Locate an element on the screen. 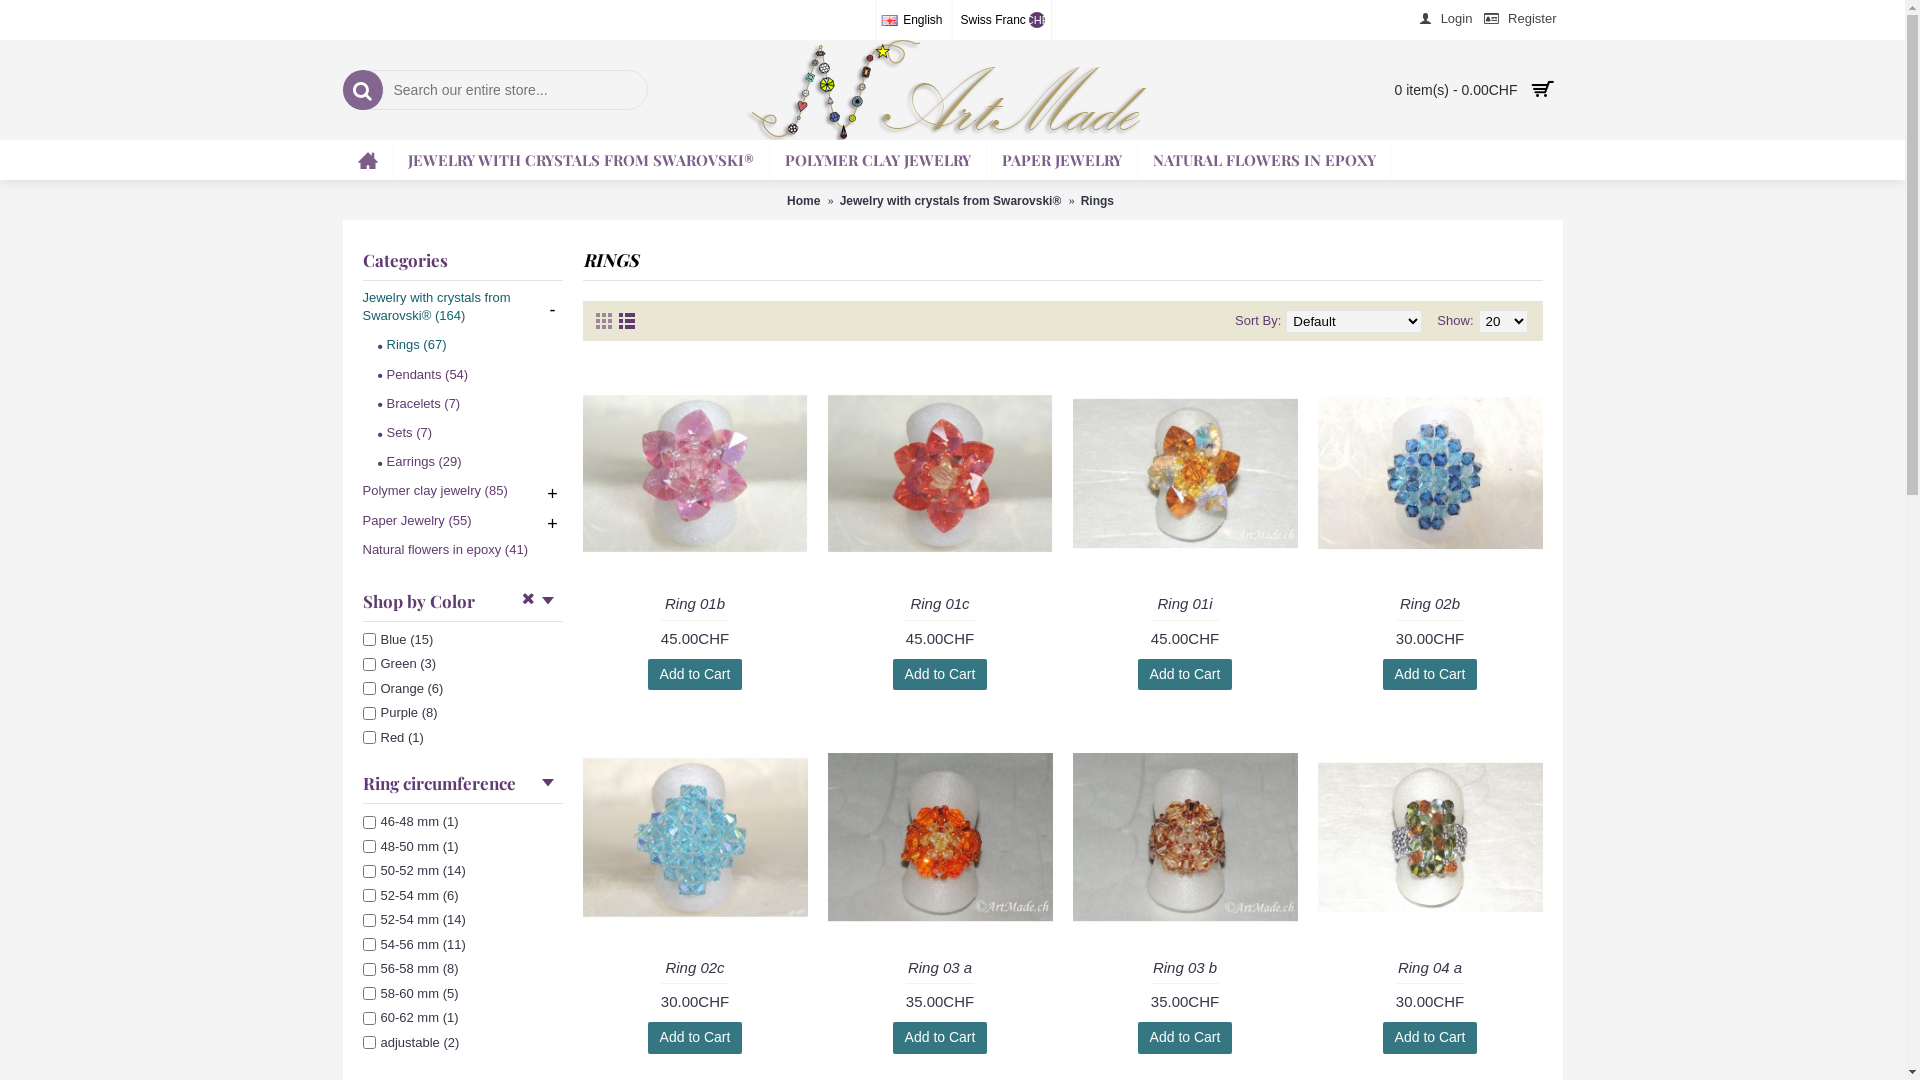  'Register' is located at coordinates (1520, 19).